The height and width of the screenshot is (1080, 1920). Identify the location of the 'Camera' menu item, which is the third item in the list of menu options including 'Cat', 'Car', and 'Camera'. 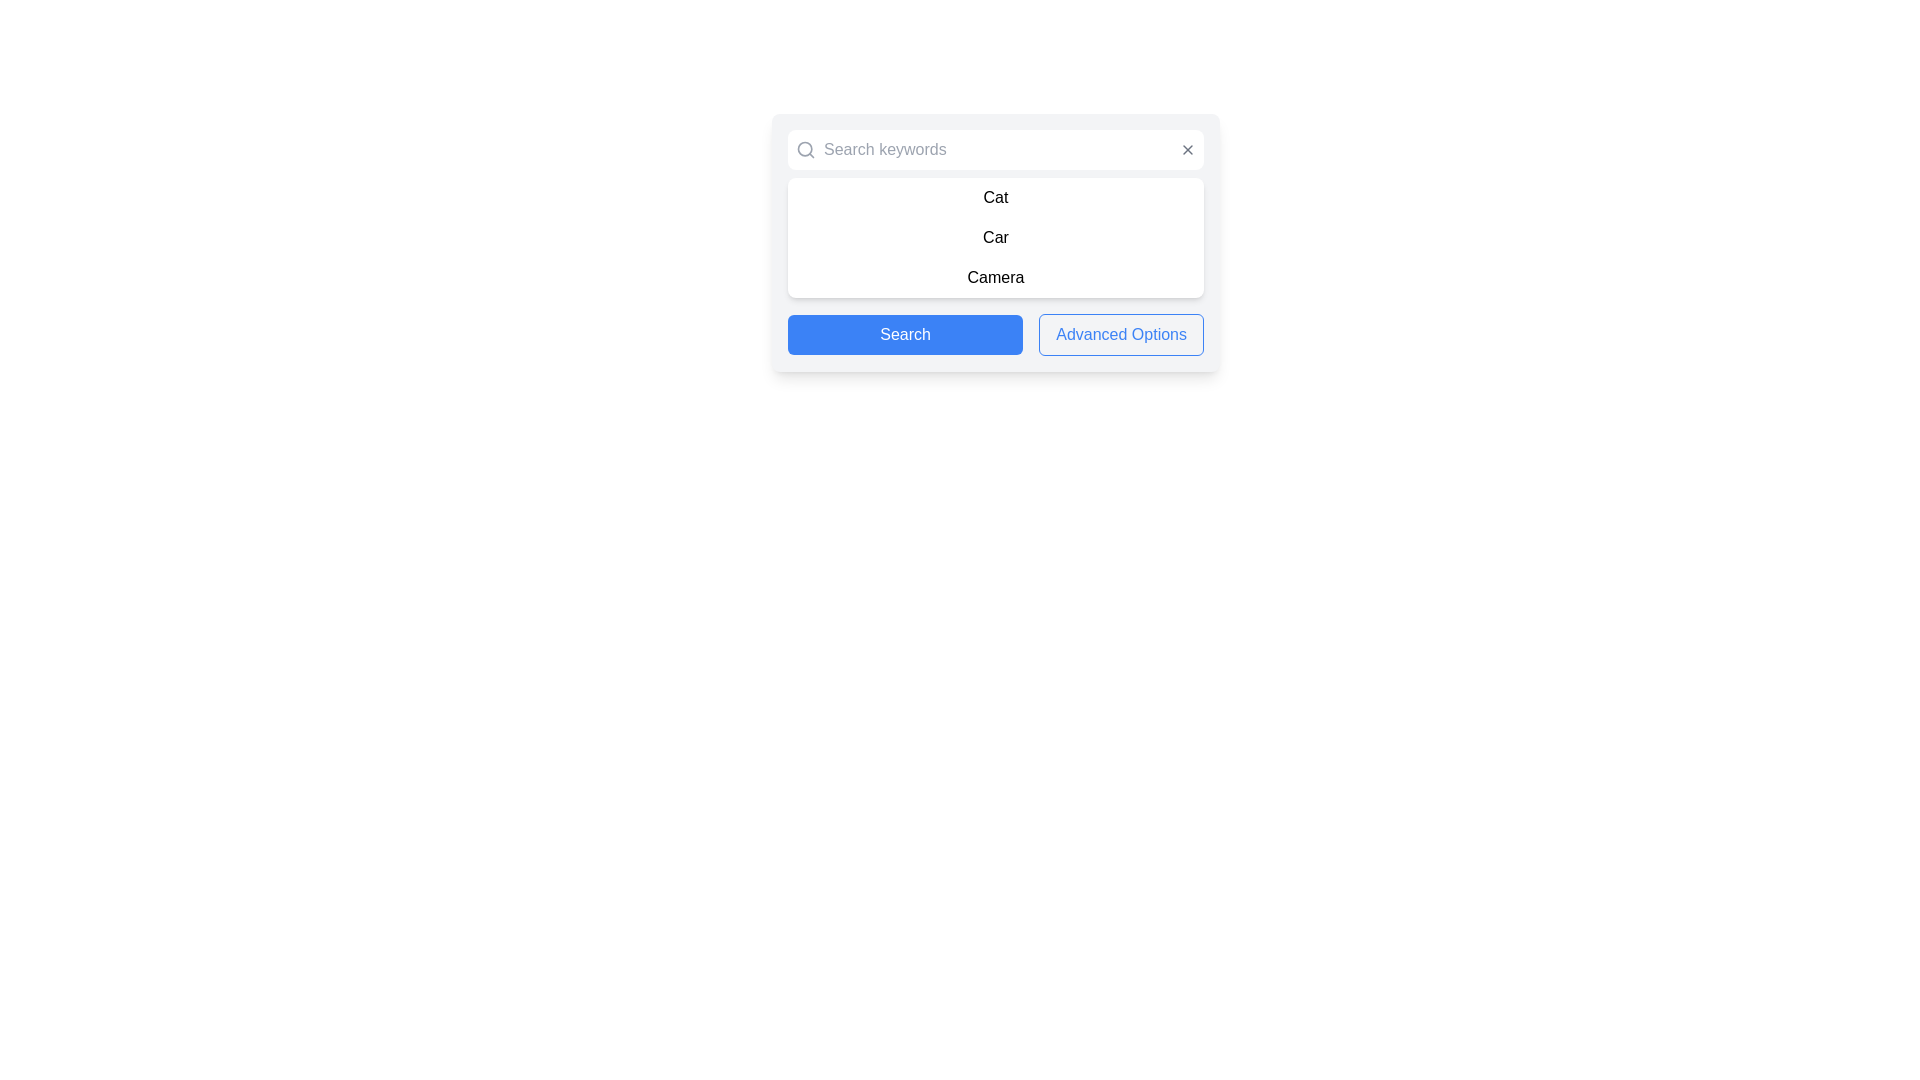
(996, 277).